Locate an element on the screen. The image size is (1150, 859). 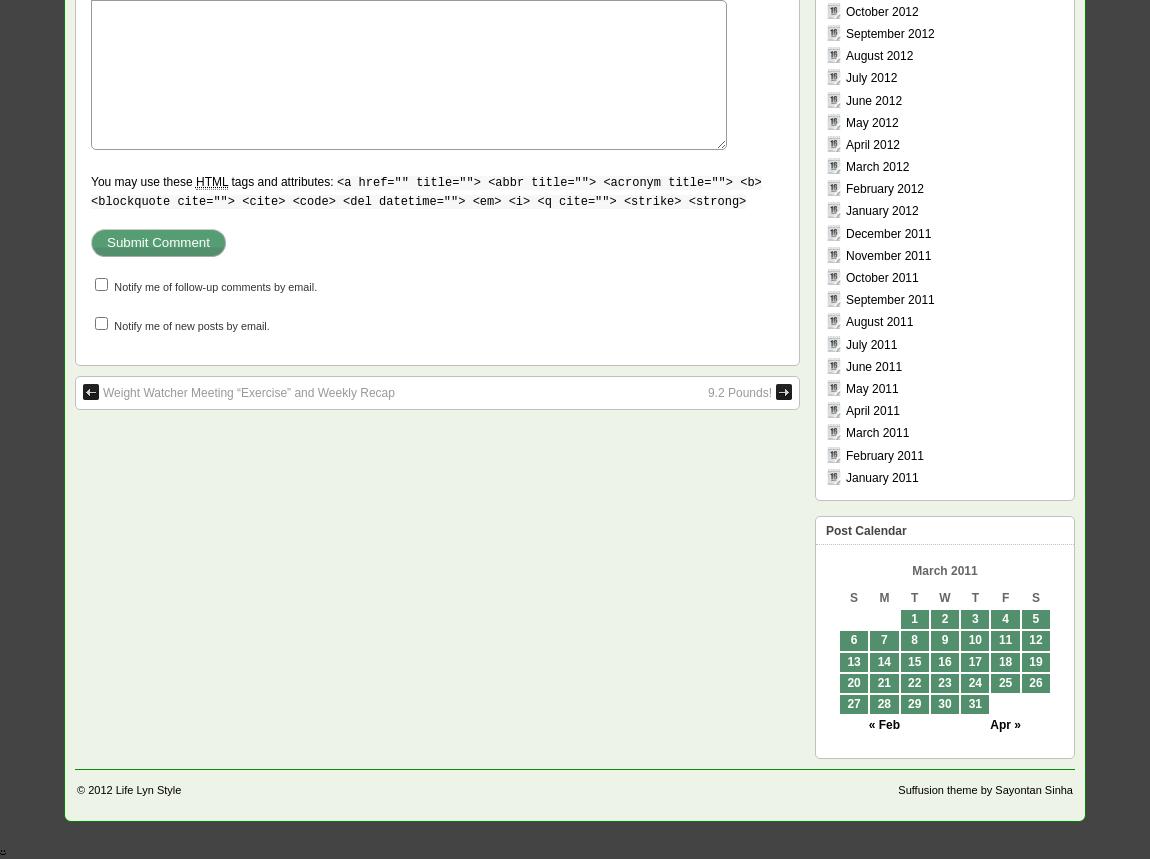
'« Feb' is located at coordinates (884, 723).